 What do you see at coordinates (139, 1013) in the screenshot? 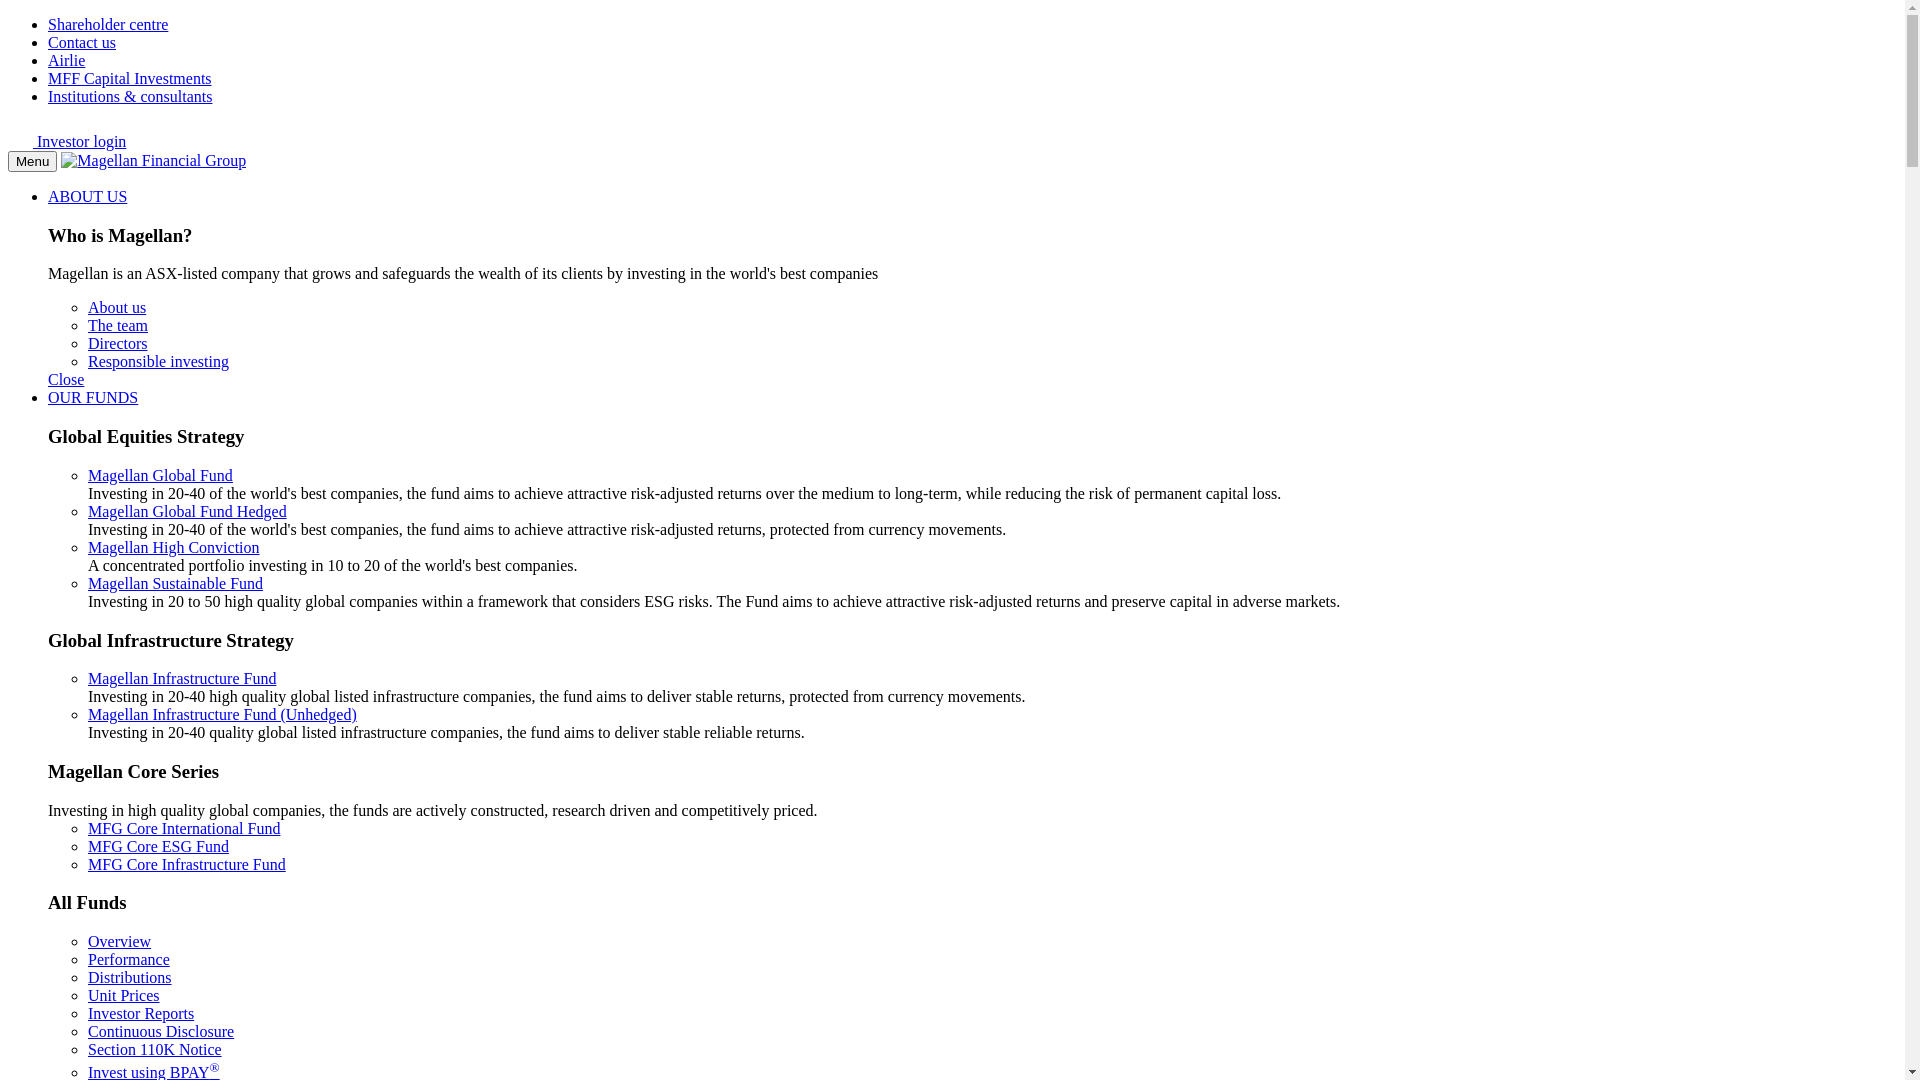
I see `'Investor Reports'` at bounding box center [139, 1013].